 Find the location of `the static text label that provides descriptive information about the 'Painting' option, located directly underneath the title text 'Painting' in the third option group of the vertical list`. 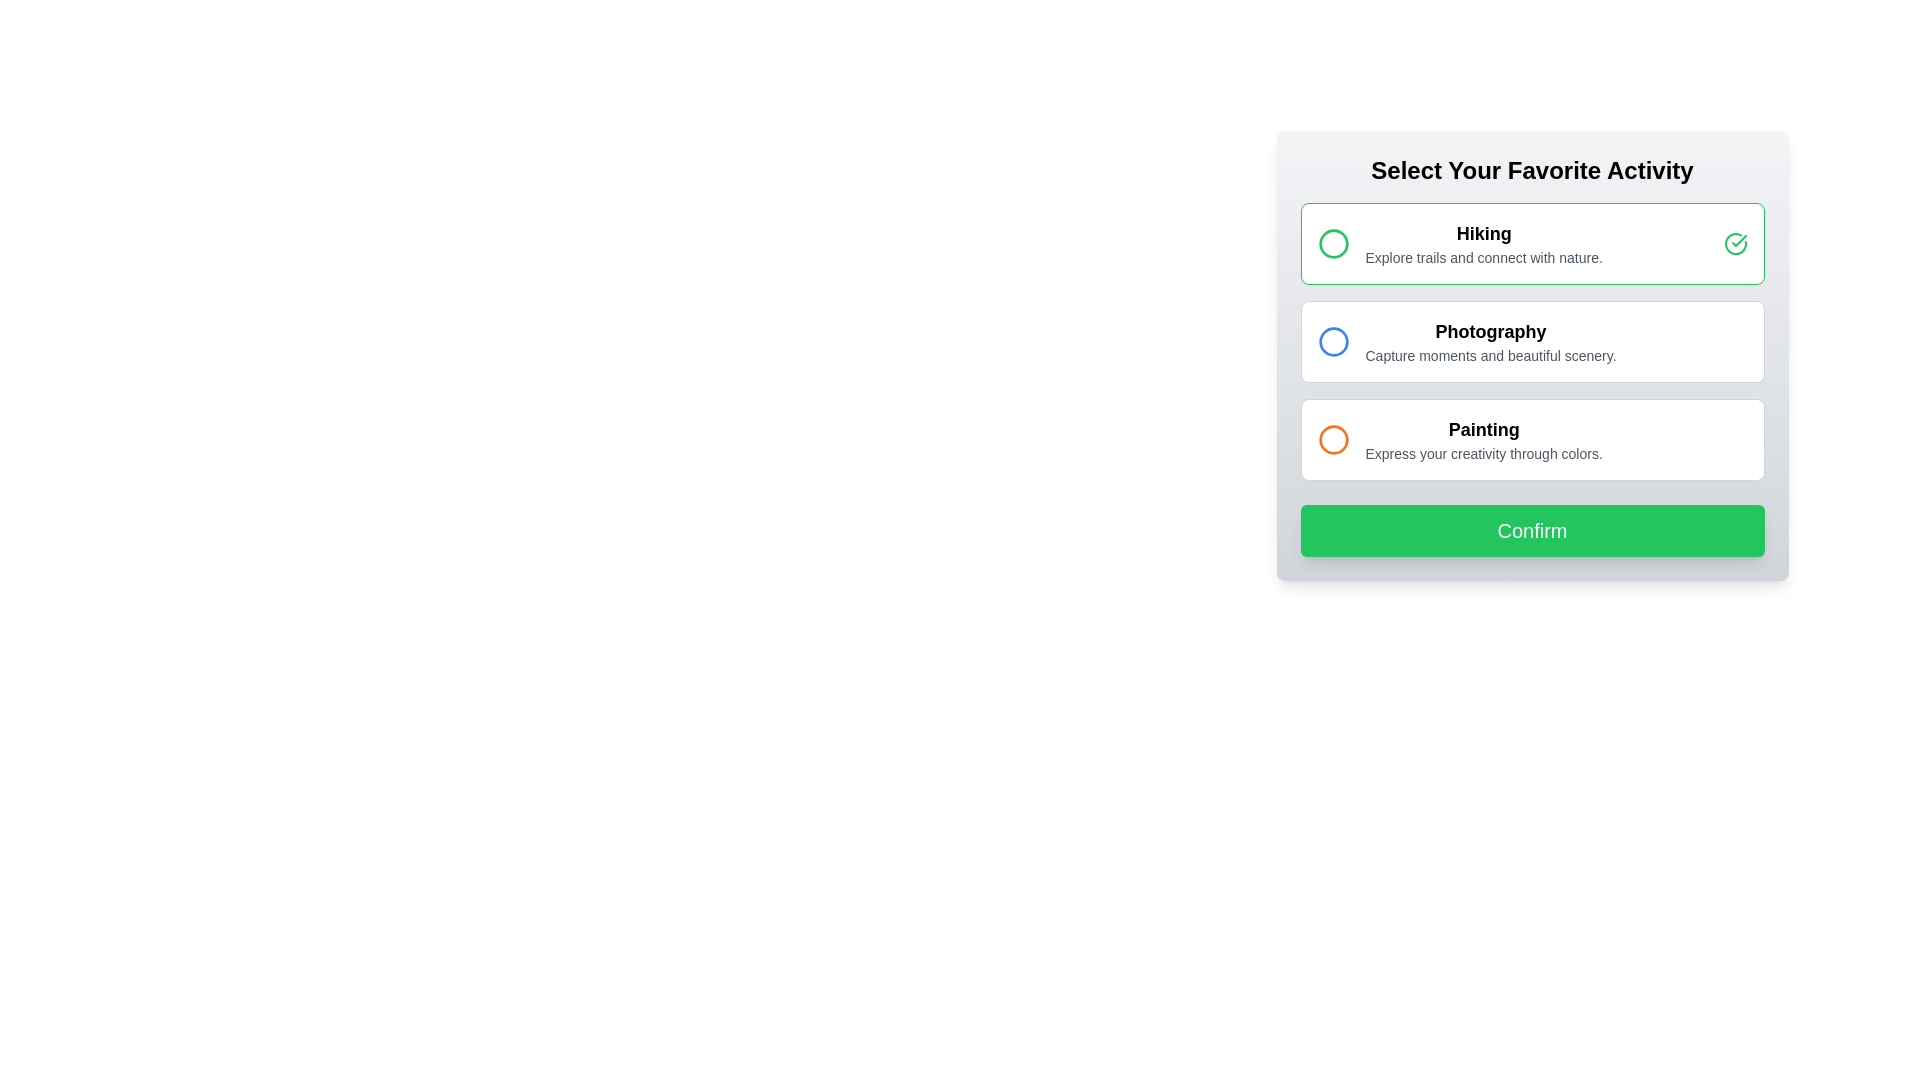

the static text label that provides descriptive information about the 'Painting' option, located directly underneath the title text 'Painting' in the third option group of the vertical list is located at coordinates (1484, 454).